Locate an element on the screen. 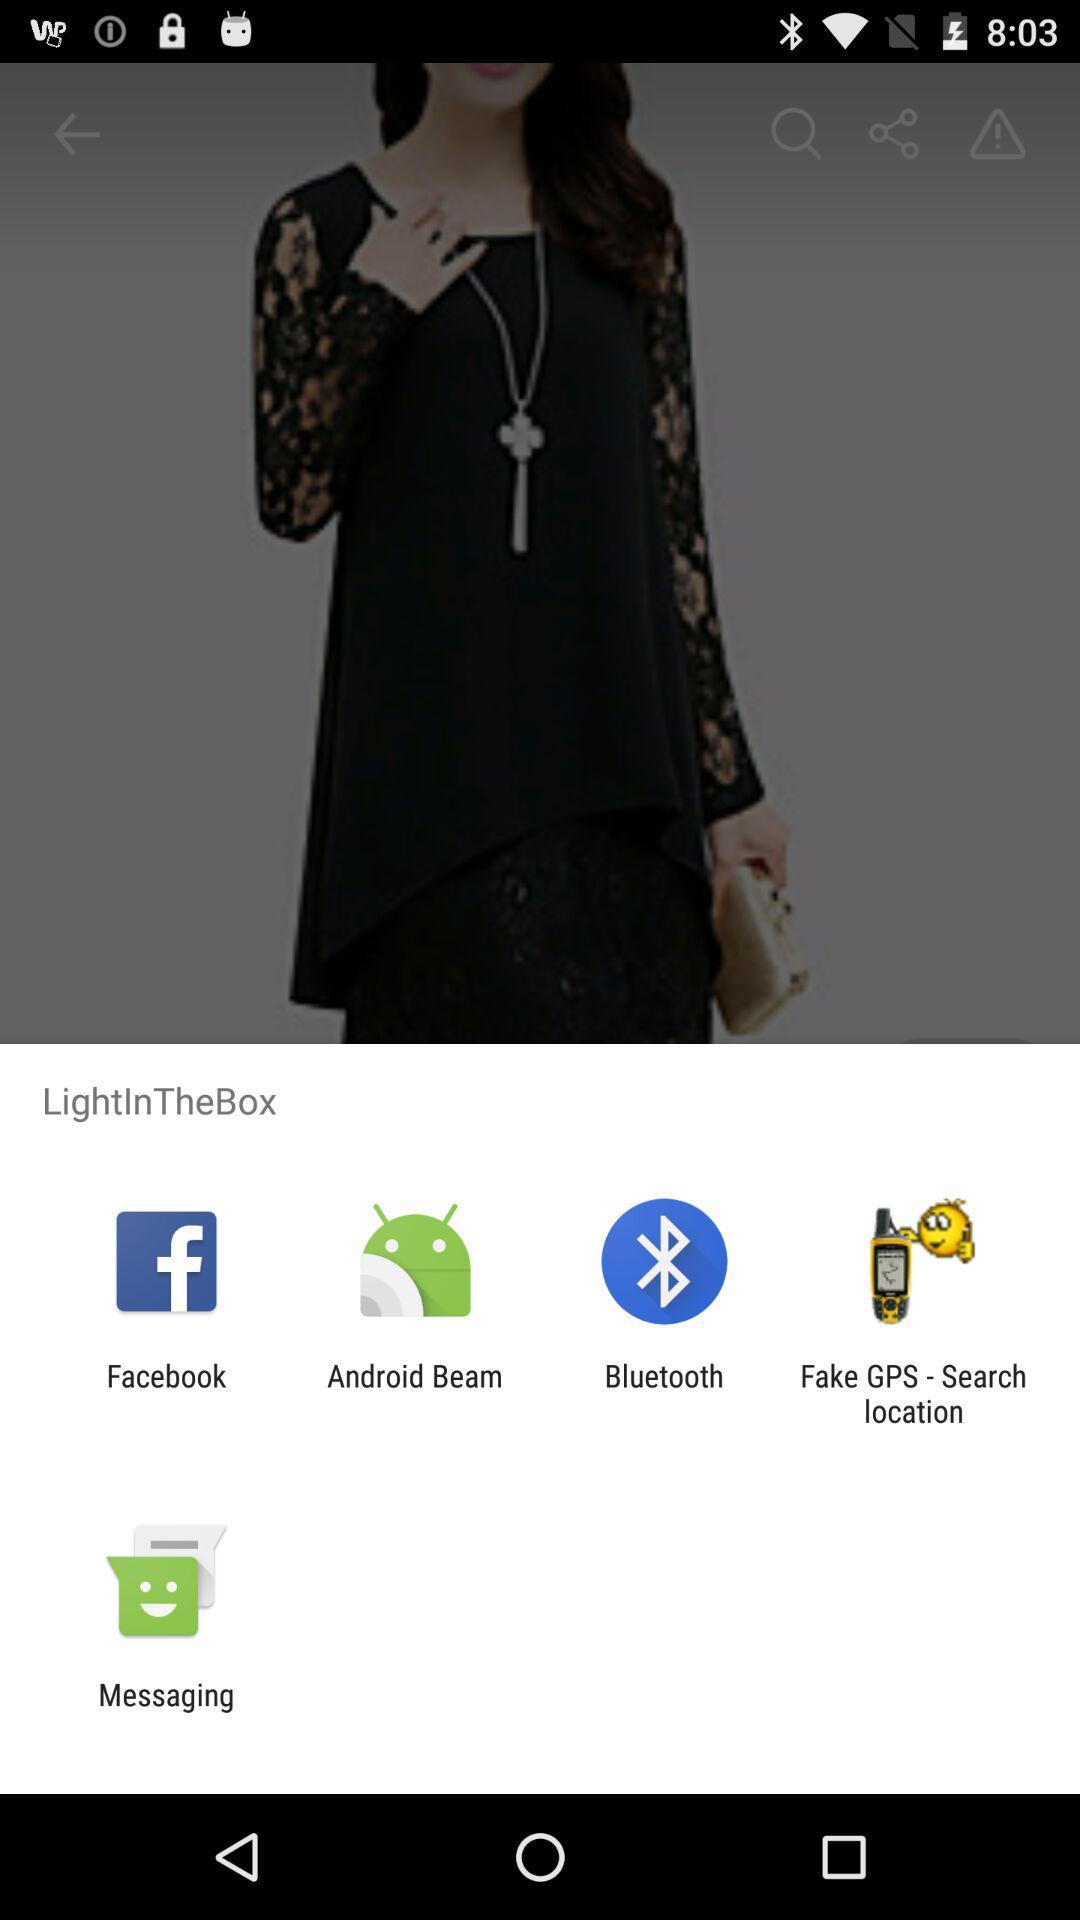 The height and width of the screenshot is (1920, 1080). item next to android beam icon is located at coordinates (165, 1392).